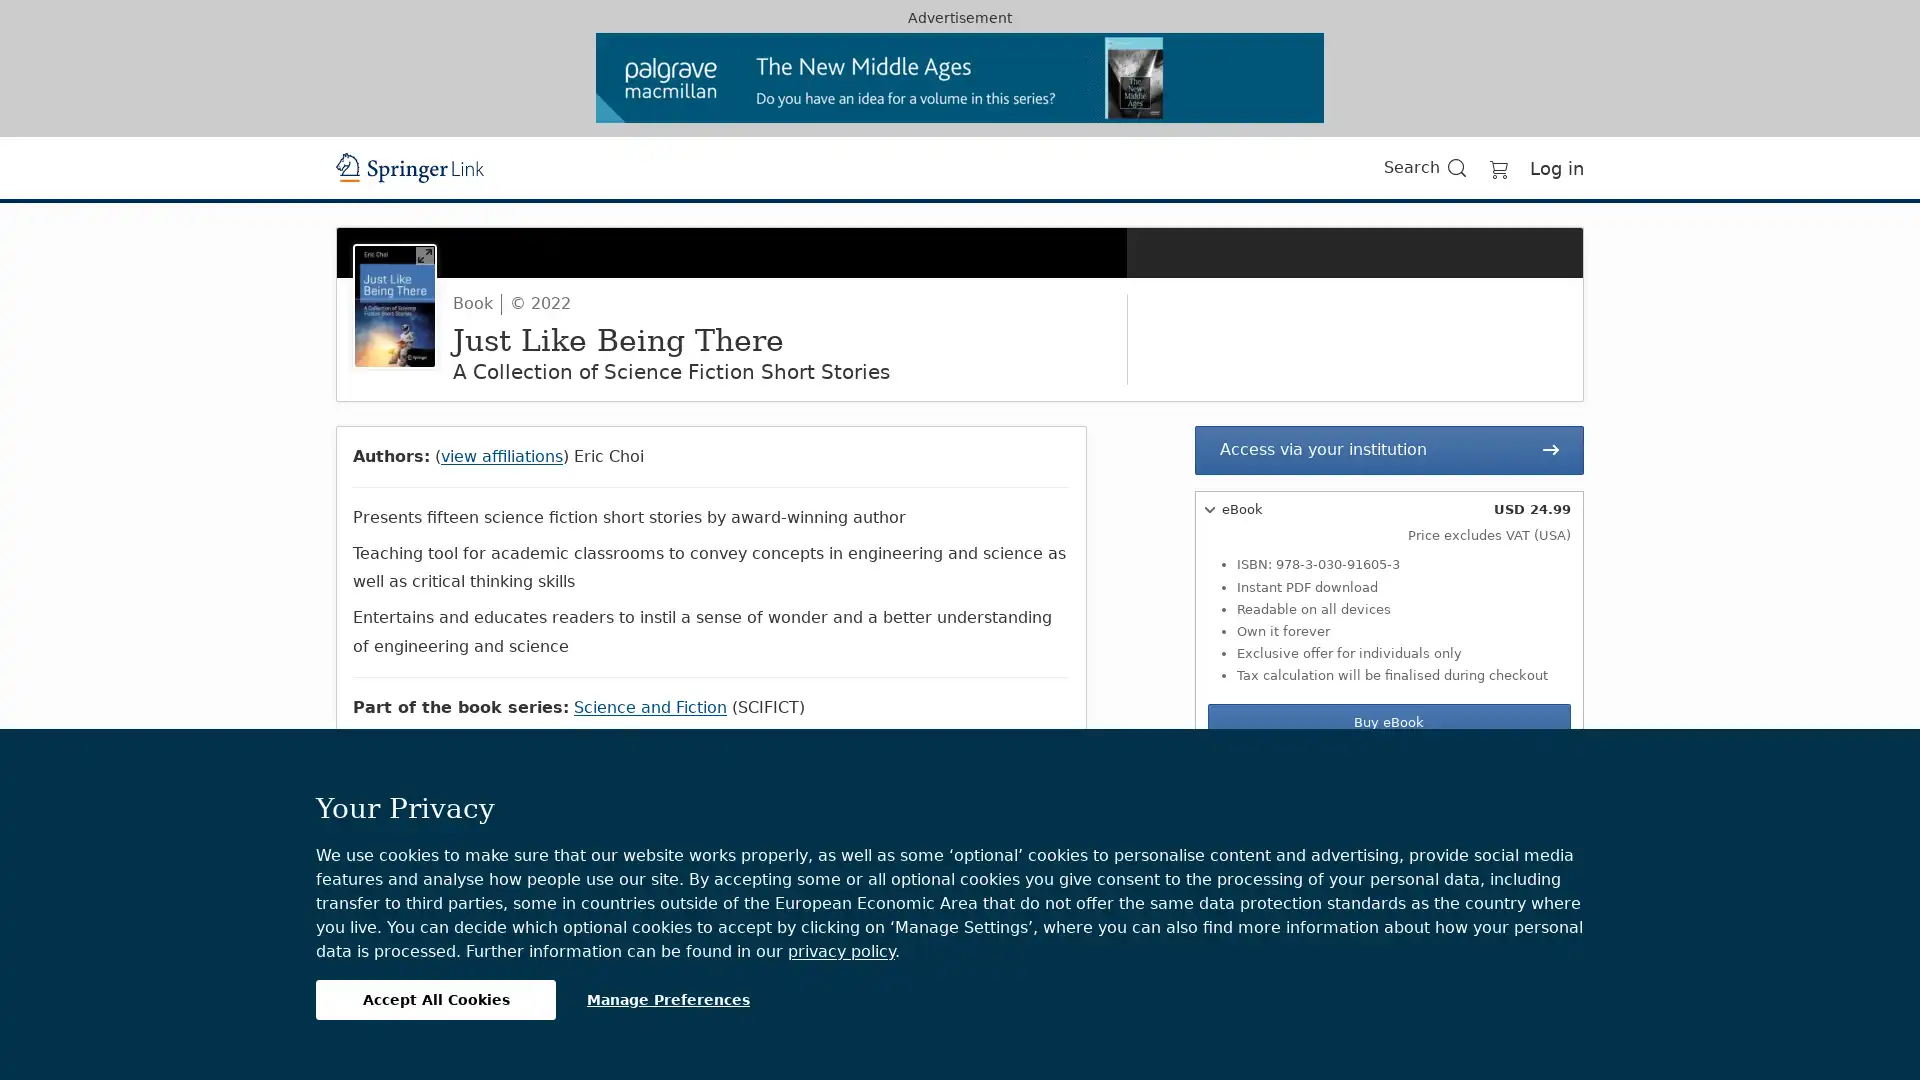  I want to click on Manage Preferences, so click(668, 999).